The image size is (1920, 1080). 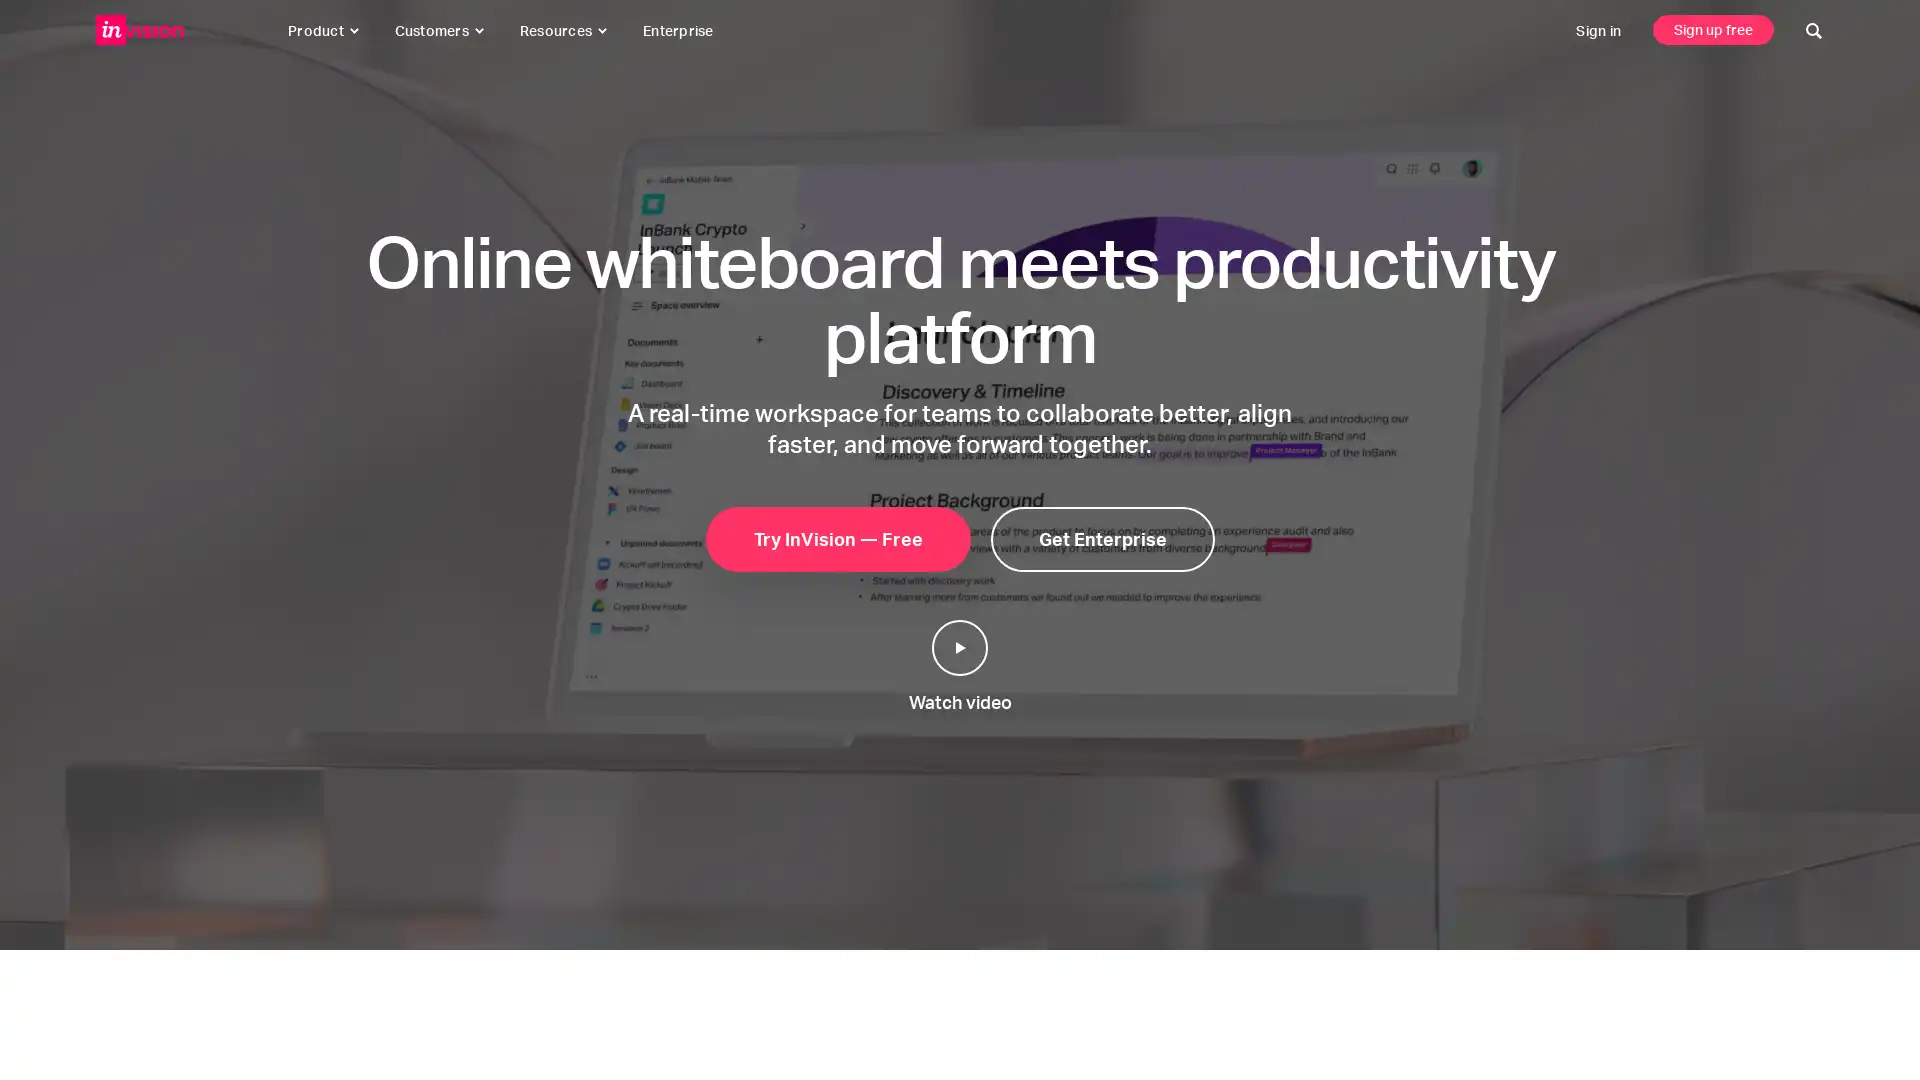 What do you see at coordinates (1856, 1018) in the screenshot?
I see `click to start a conversation` at bounding box center [1856, 1018].